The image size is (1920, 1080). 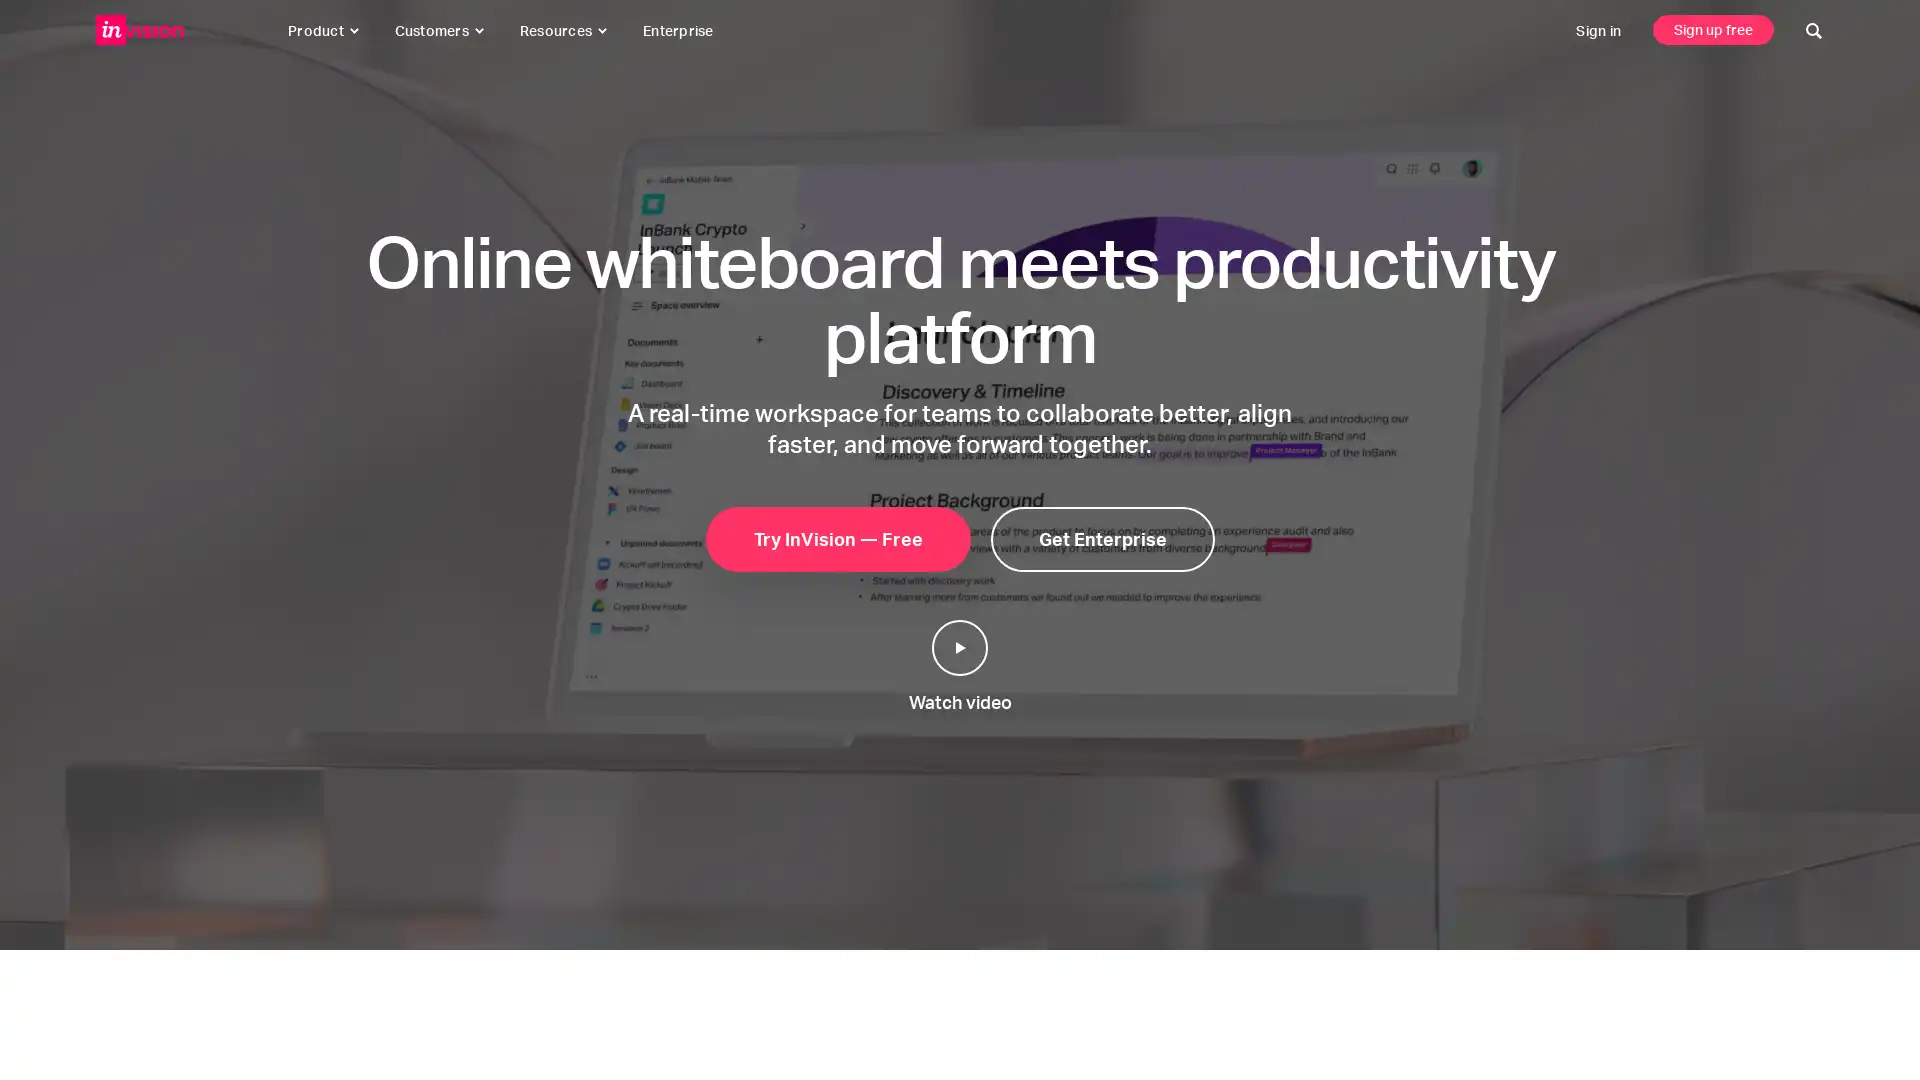 What do you see at coordinates (1856, 1018) in the screenshot?
I see `click to start a conversation` at bounding box center [1856, 1018].